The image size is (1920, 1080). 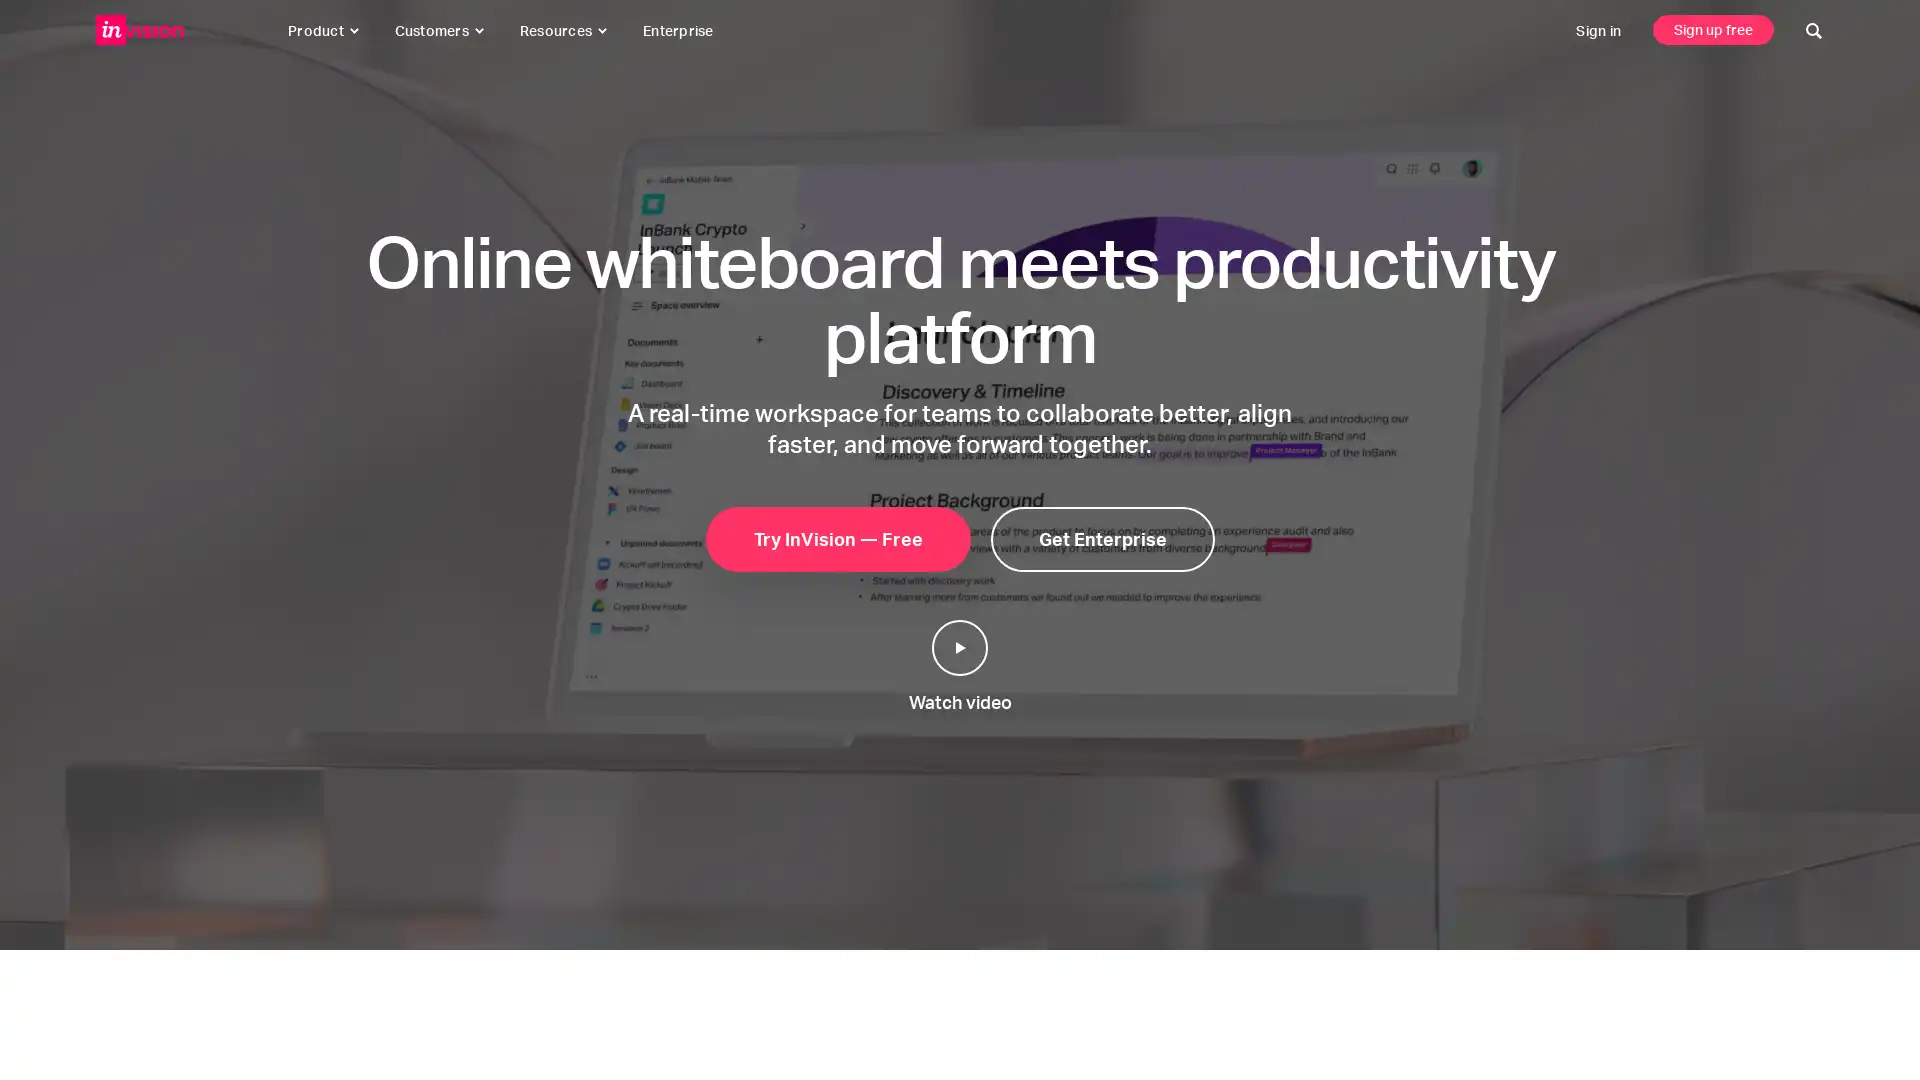 What do you see at coordinates (1856, 1018) in the screenshot?
I see `click to start a conversation` at bounding box center [1856, 1018].